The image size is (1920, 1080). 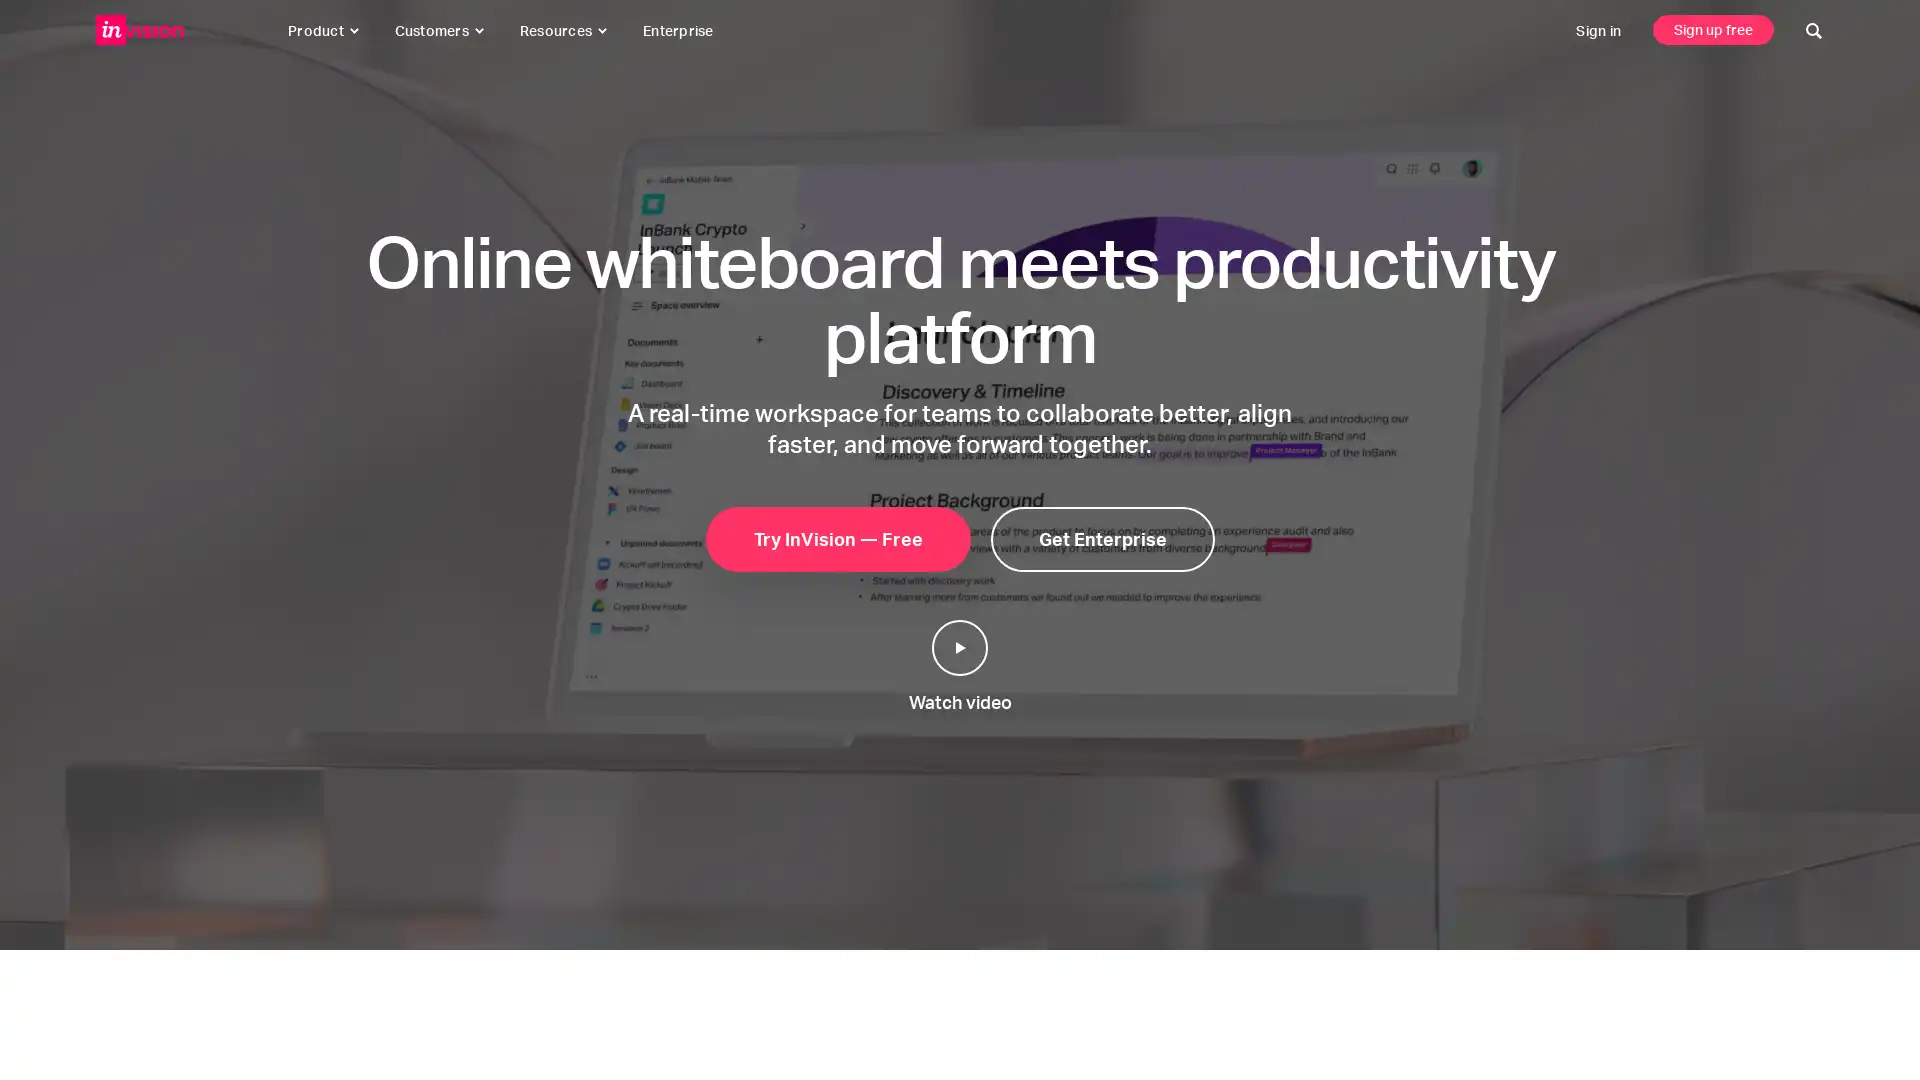 What do you see at coordinates (1856, 1018) in the screenshot?
I see `click to start a conversation` at bounding box center [1856, 1018].